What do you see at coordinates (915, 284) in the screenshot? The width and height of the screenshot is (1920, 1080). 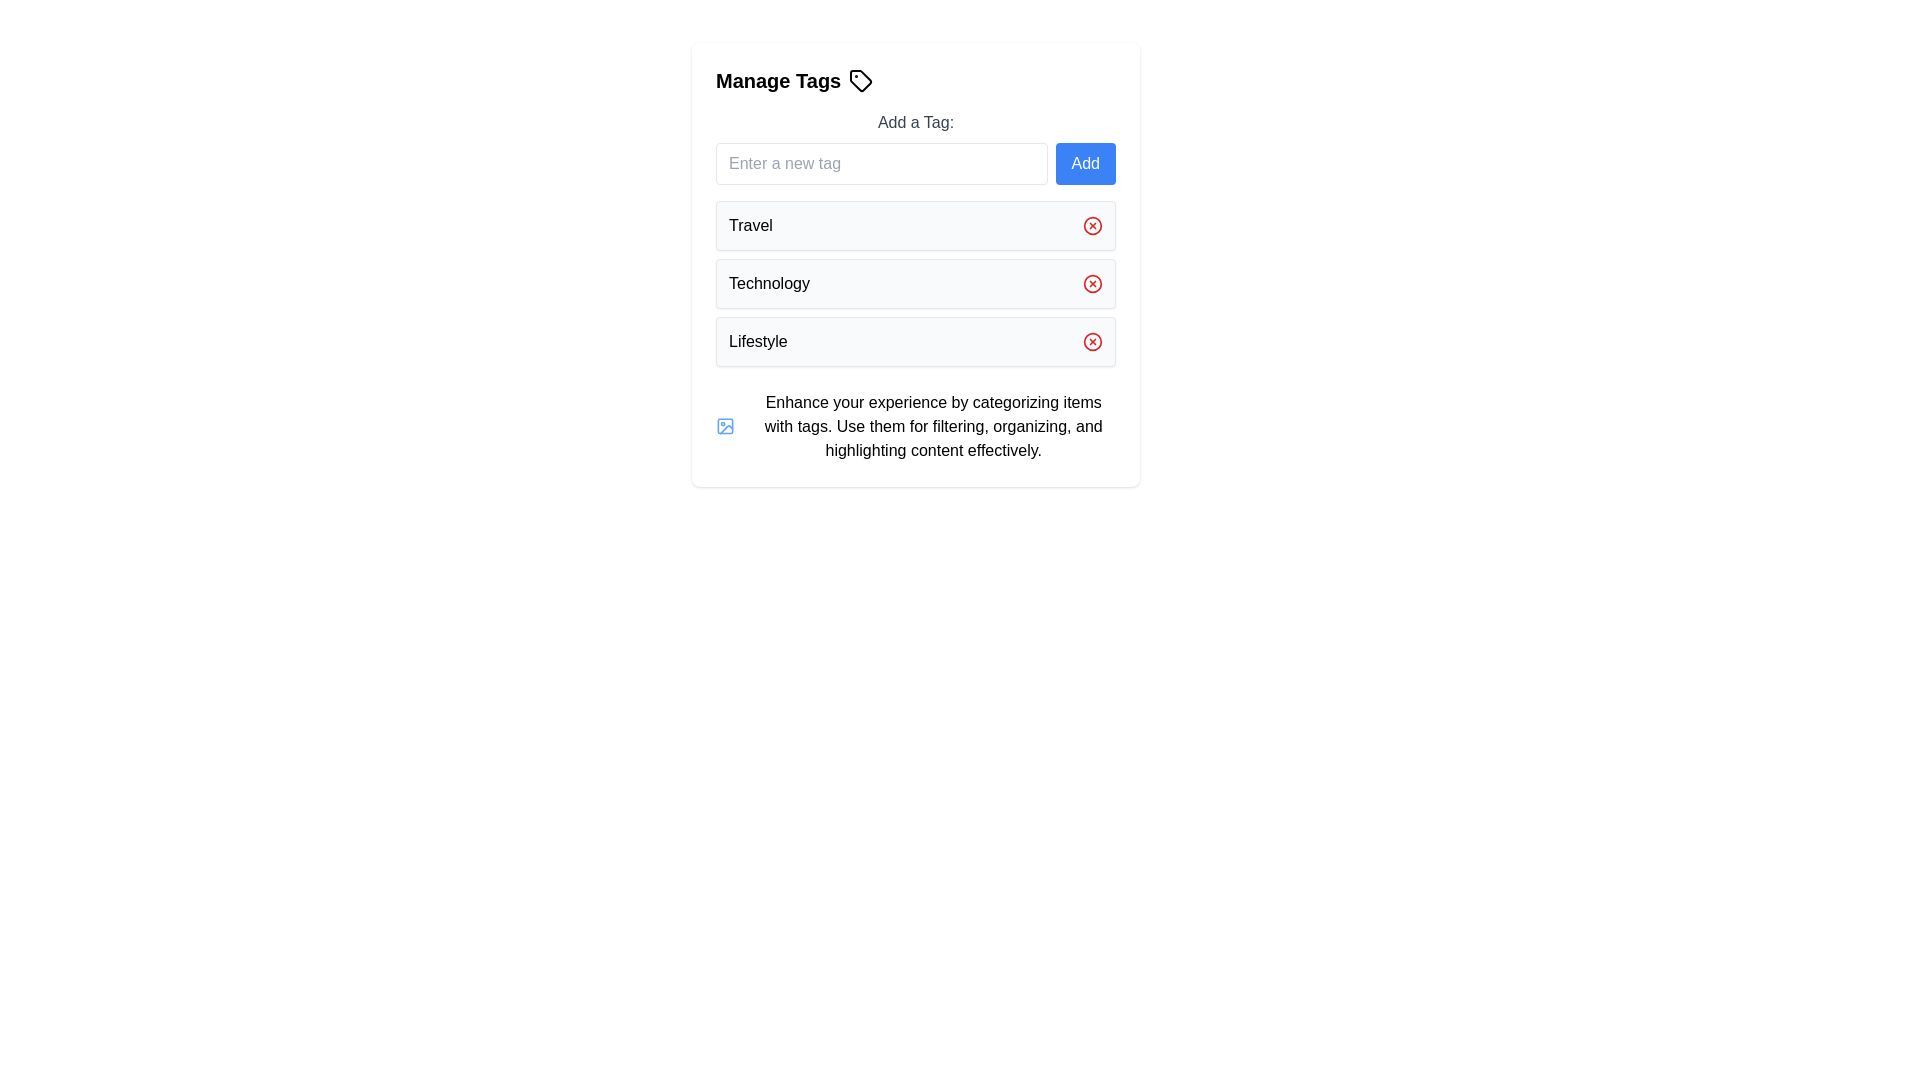 I see `the List item labeled 'Technology' with a delete button` at bounding box center [915, 284].